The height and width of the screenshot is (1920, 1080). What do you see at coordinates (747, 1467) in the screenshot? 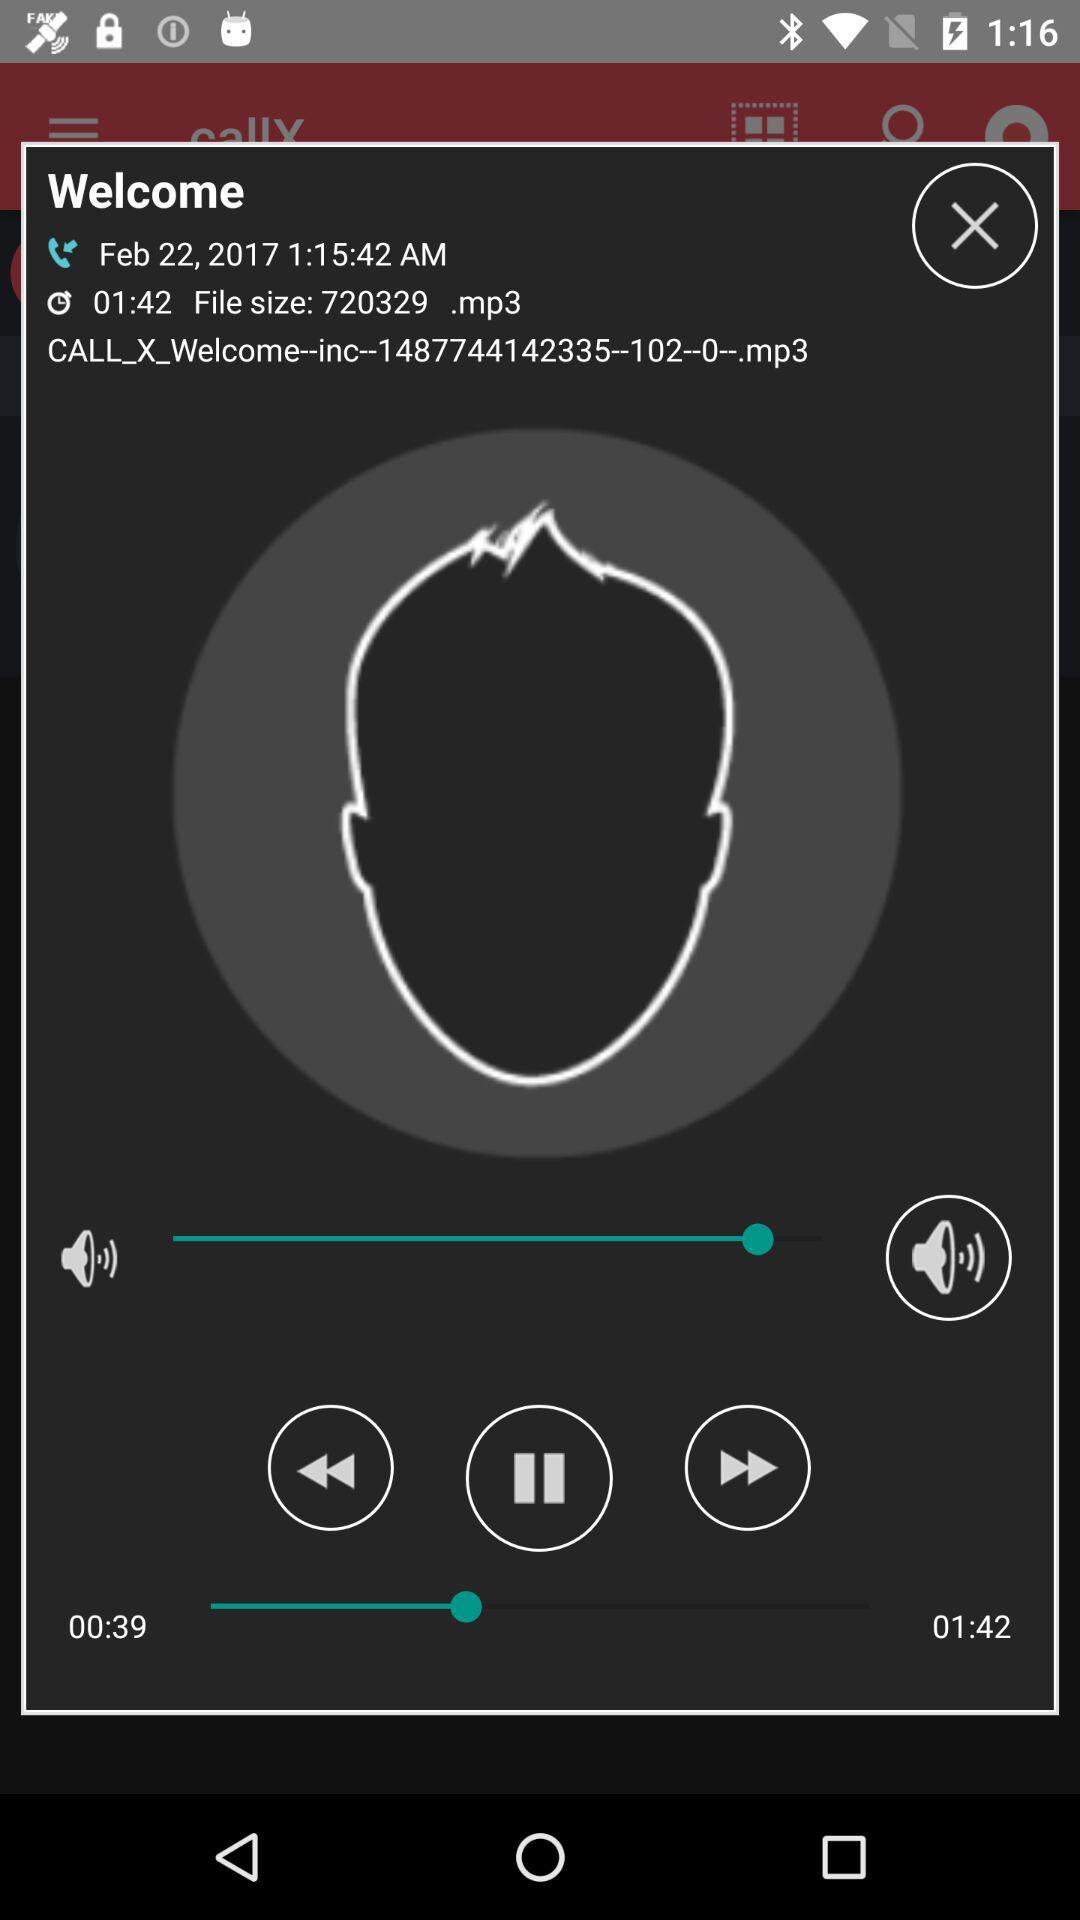
I see `fast forward or skip play` at bounding box center [747, 1467].